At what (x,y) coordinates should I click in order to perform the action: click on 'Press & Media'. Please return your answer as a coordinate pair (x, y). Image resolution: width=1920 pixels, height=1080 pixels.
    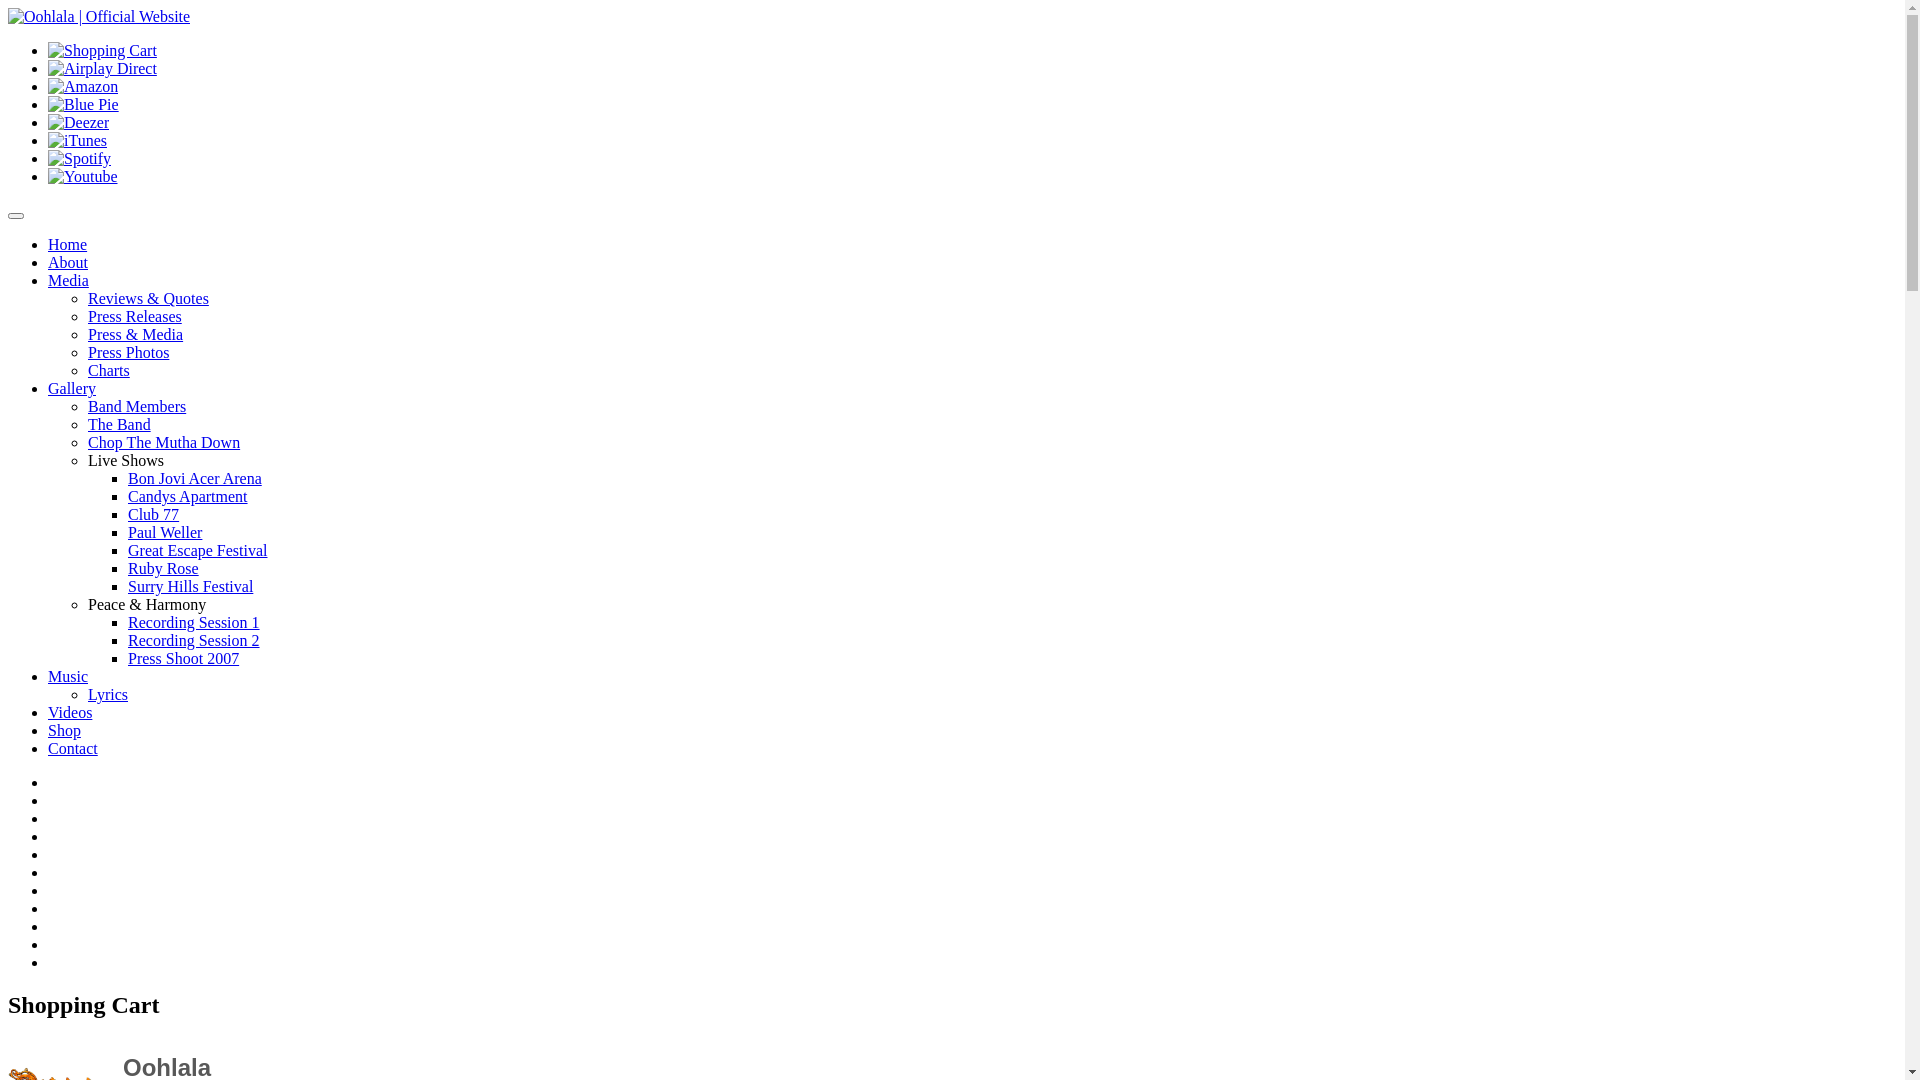
    Looking at the image, I should click on (134, 333).